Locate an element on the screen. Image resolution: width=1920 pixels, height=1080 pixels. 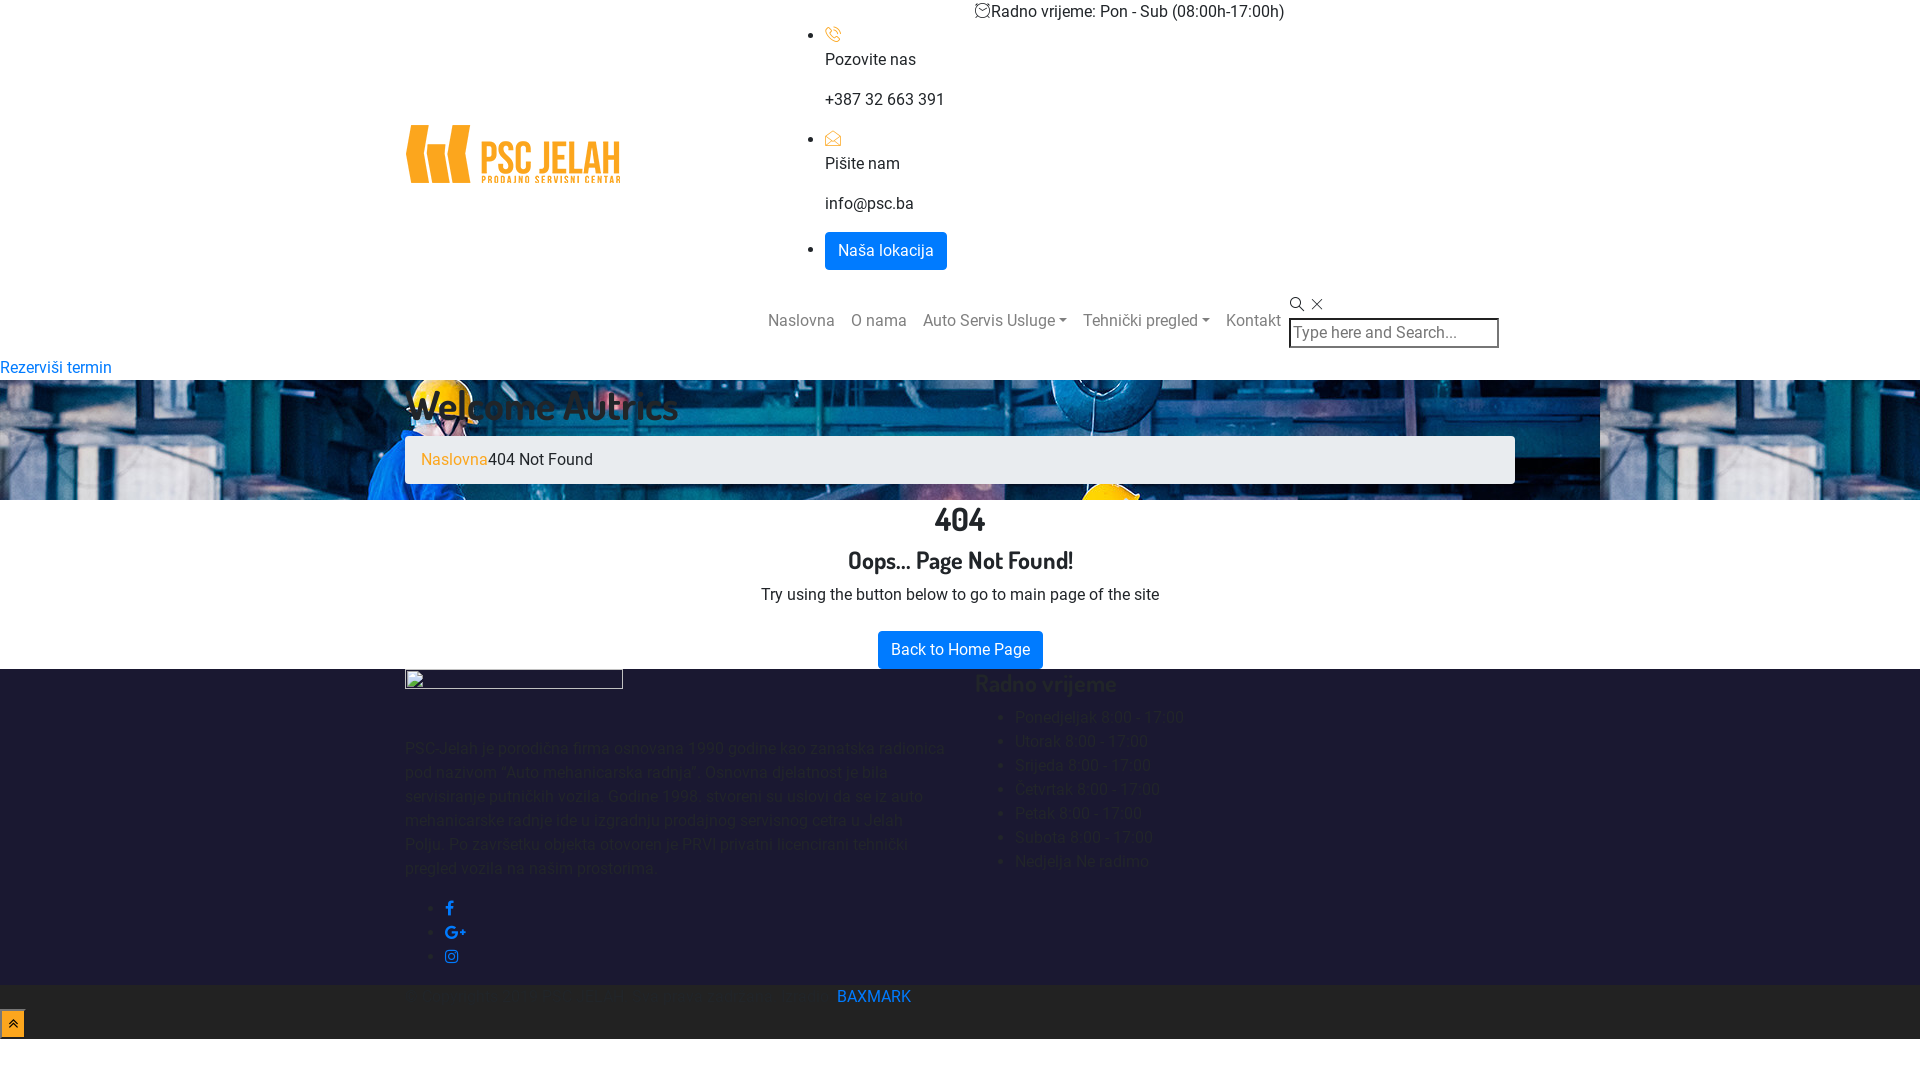
'Back to Top' is located at coordinates (13, 1023).